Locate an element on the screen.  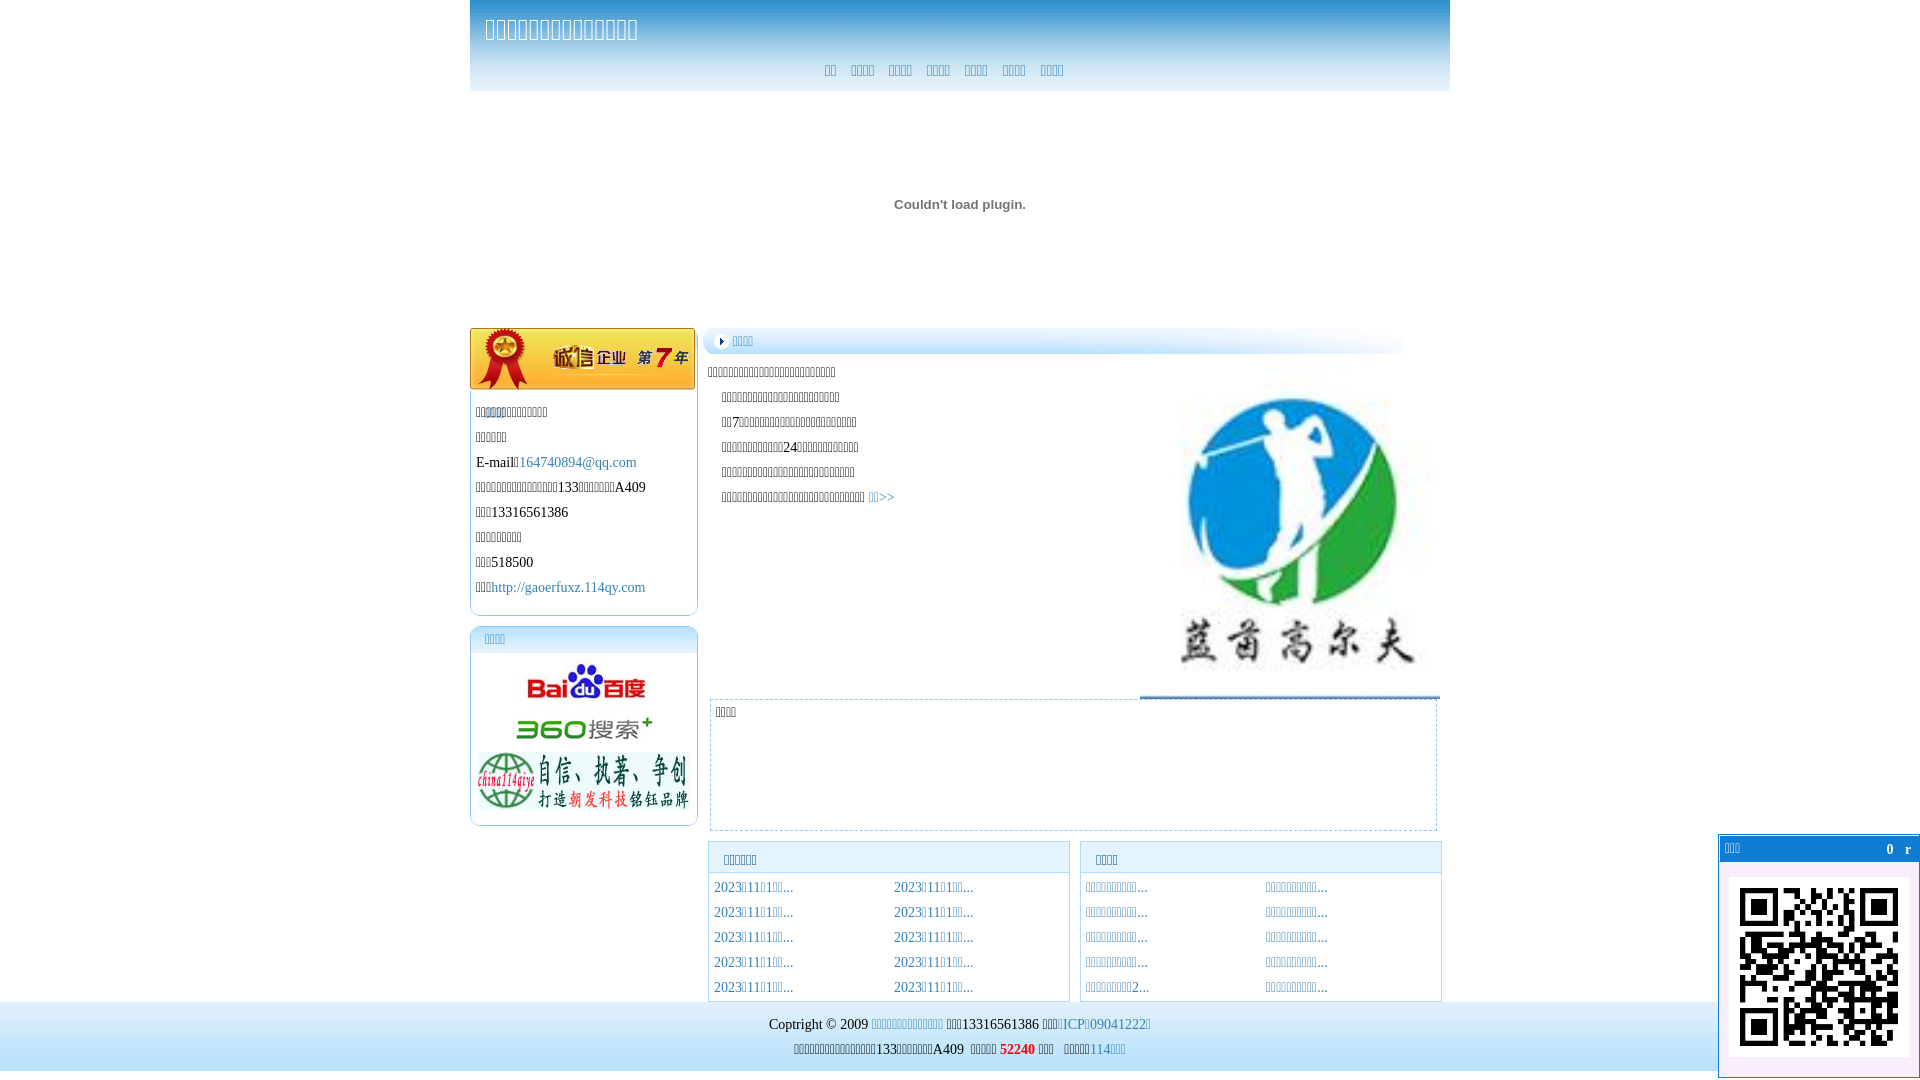
'0' is located at coordinates (1889, 849).